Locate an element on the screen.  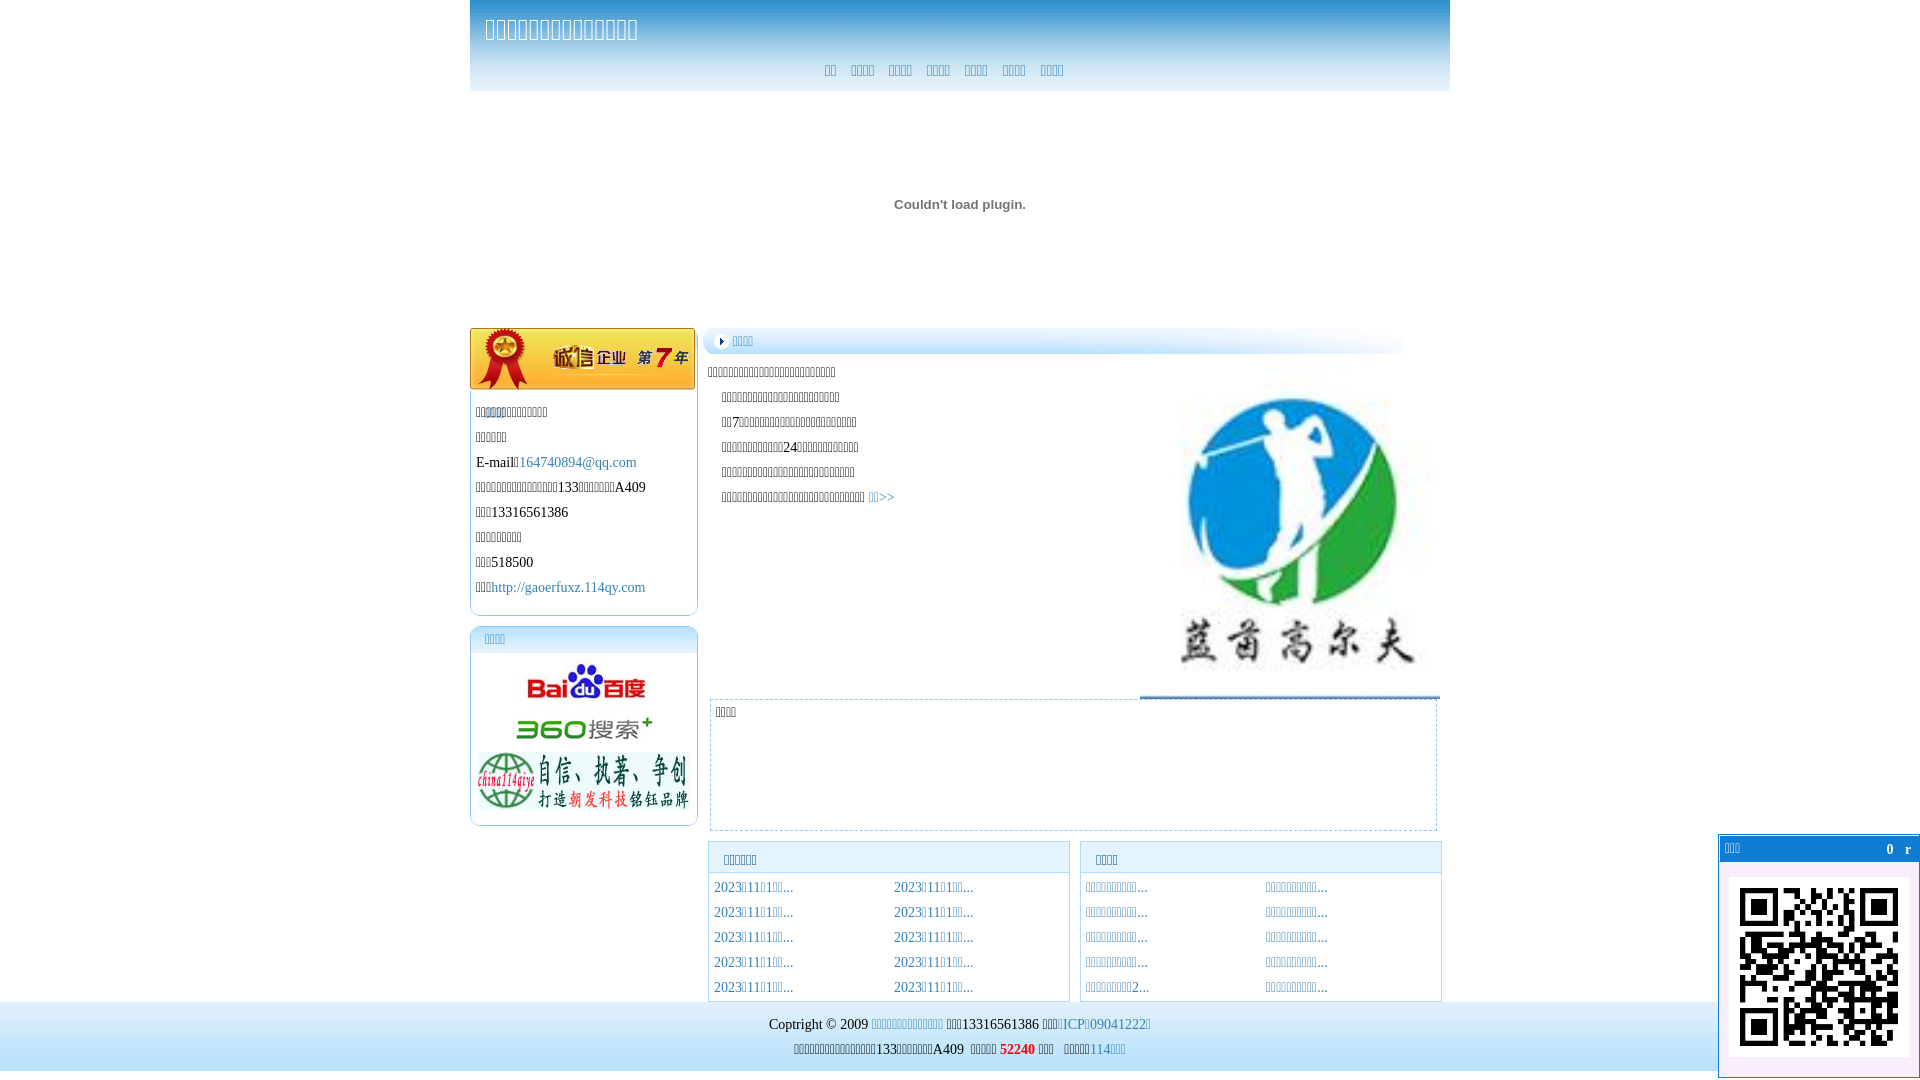
'0' is located at coordinates (1889, 849).